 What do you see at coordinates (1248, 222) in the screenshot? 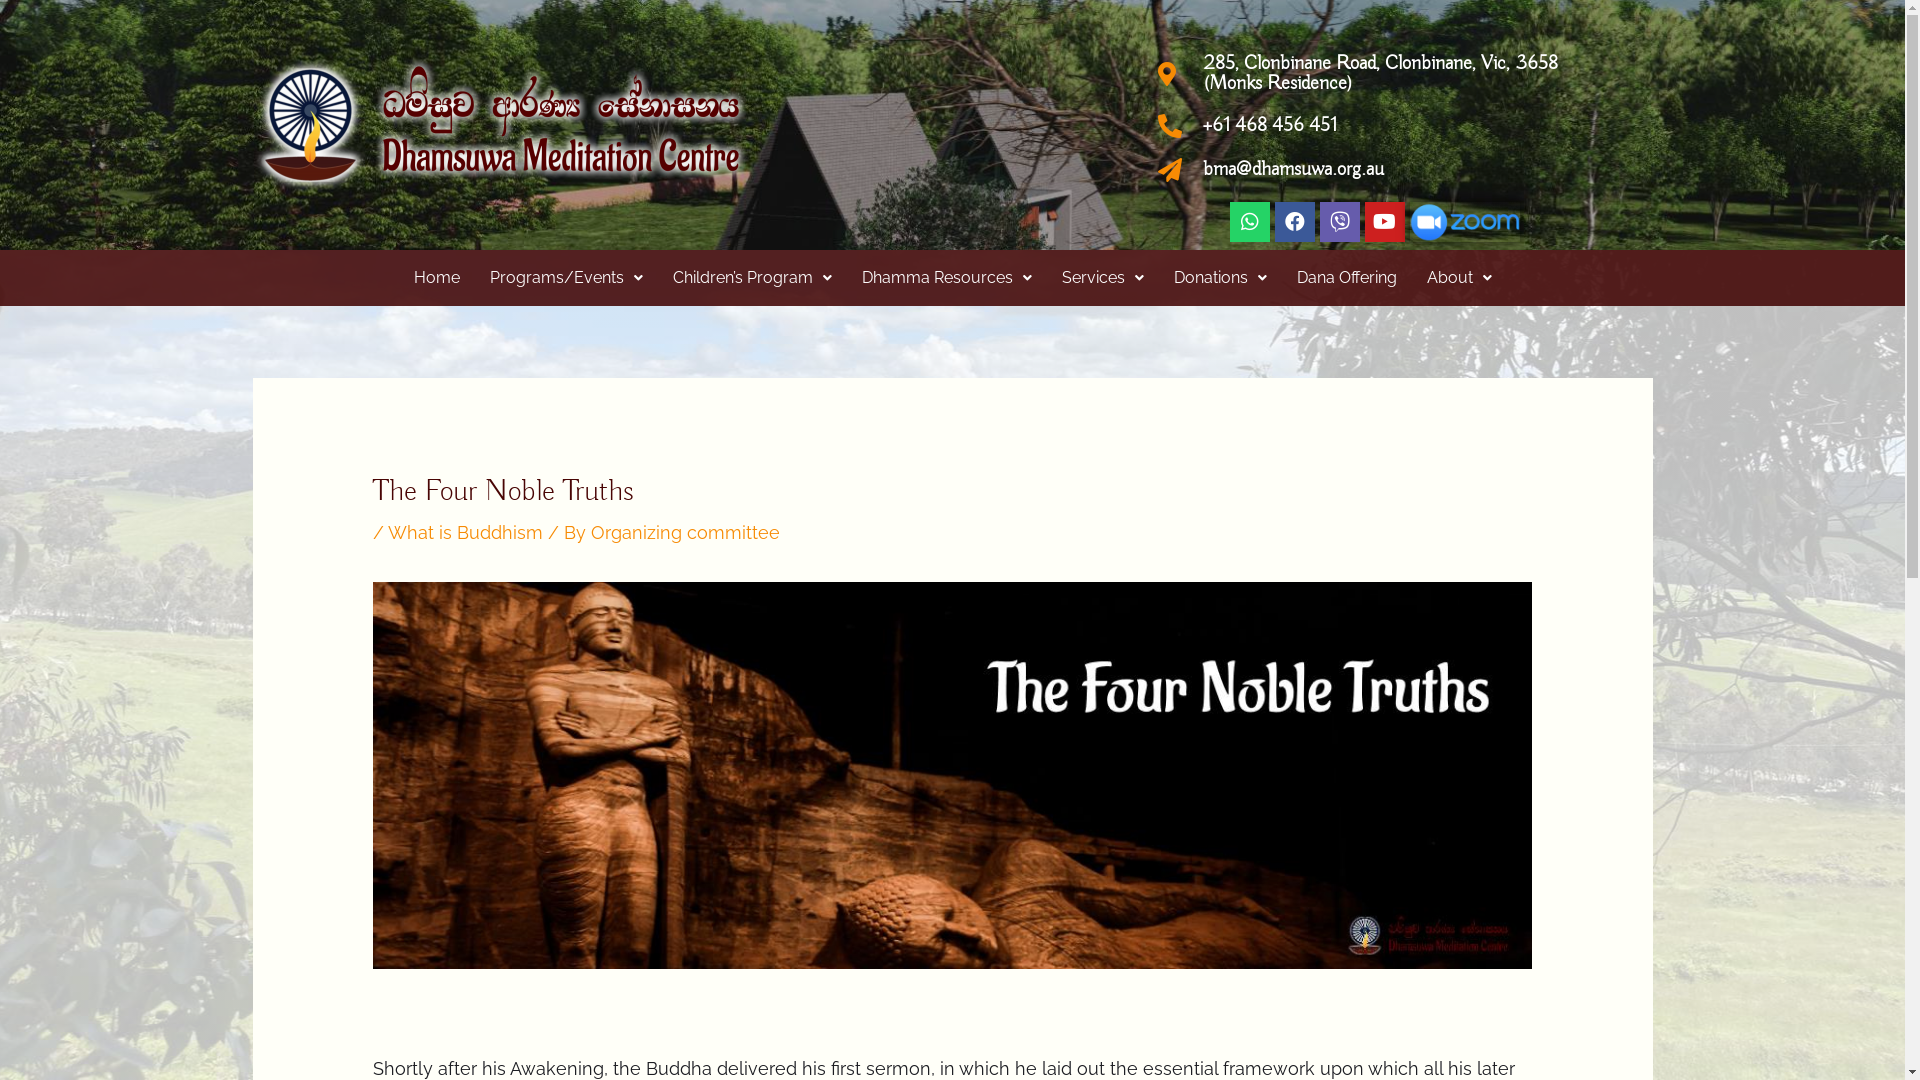
I see `'Whatsapp'` at bounding box center [1248, 222].